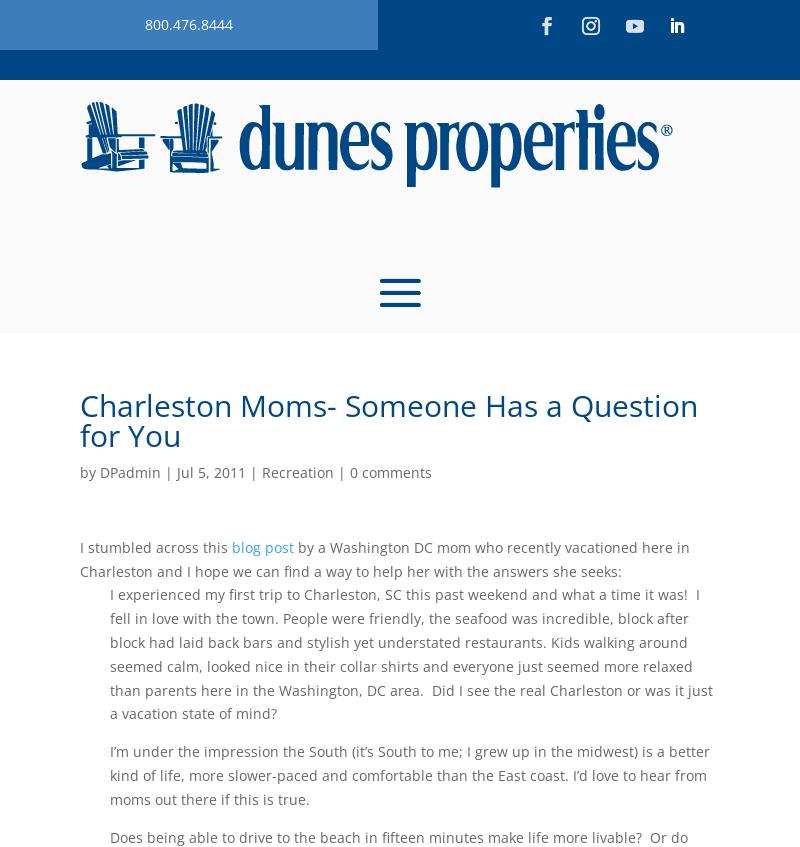  What do you see at coordinates (298, 472) in the screenshot?
I see `'Recreation'` at bounding box center [298, 472].